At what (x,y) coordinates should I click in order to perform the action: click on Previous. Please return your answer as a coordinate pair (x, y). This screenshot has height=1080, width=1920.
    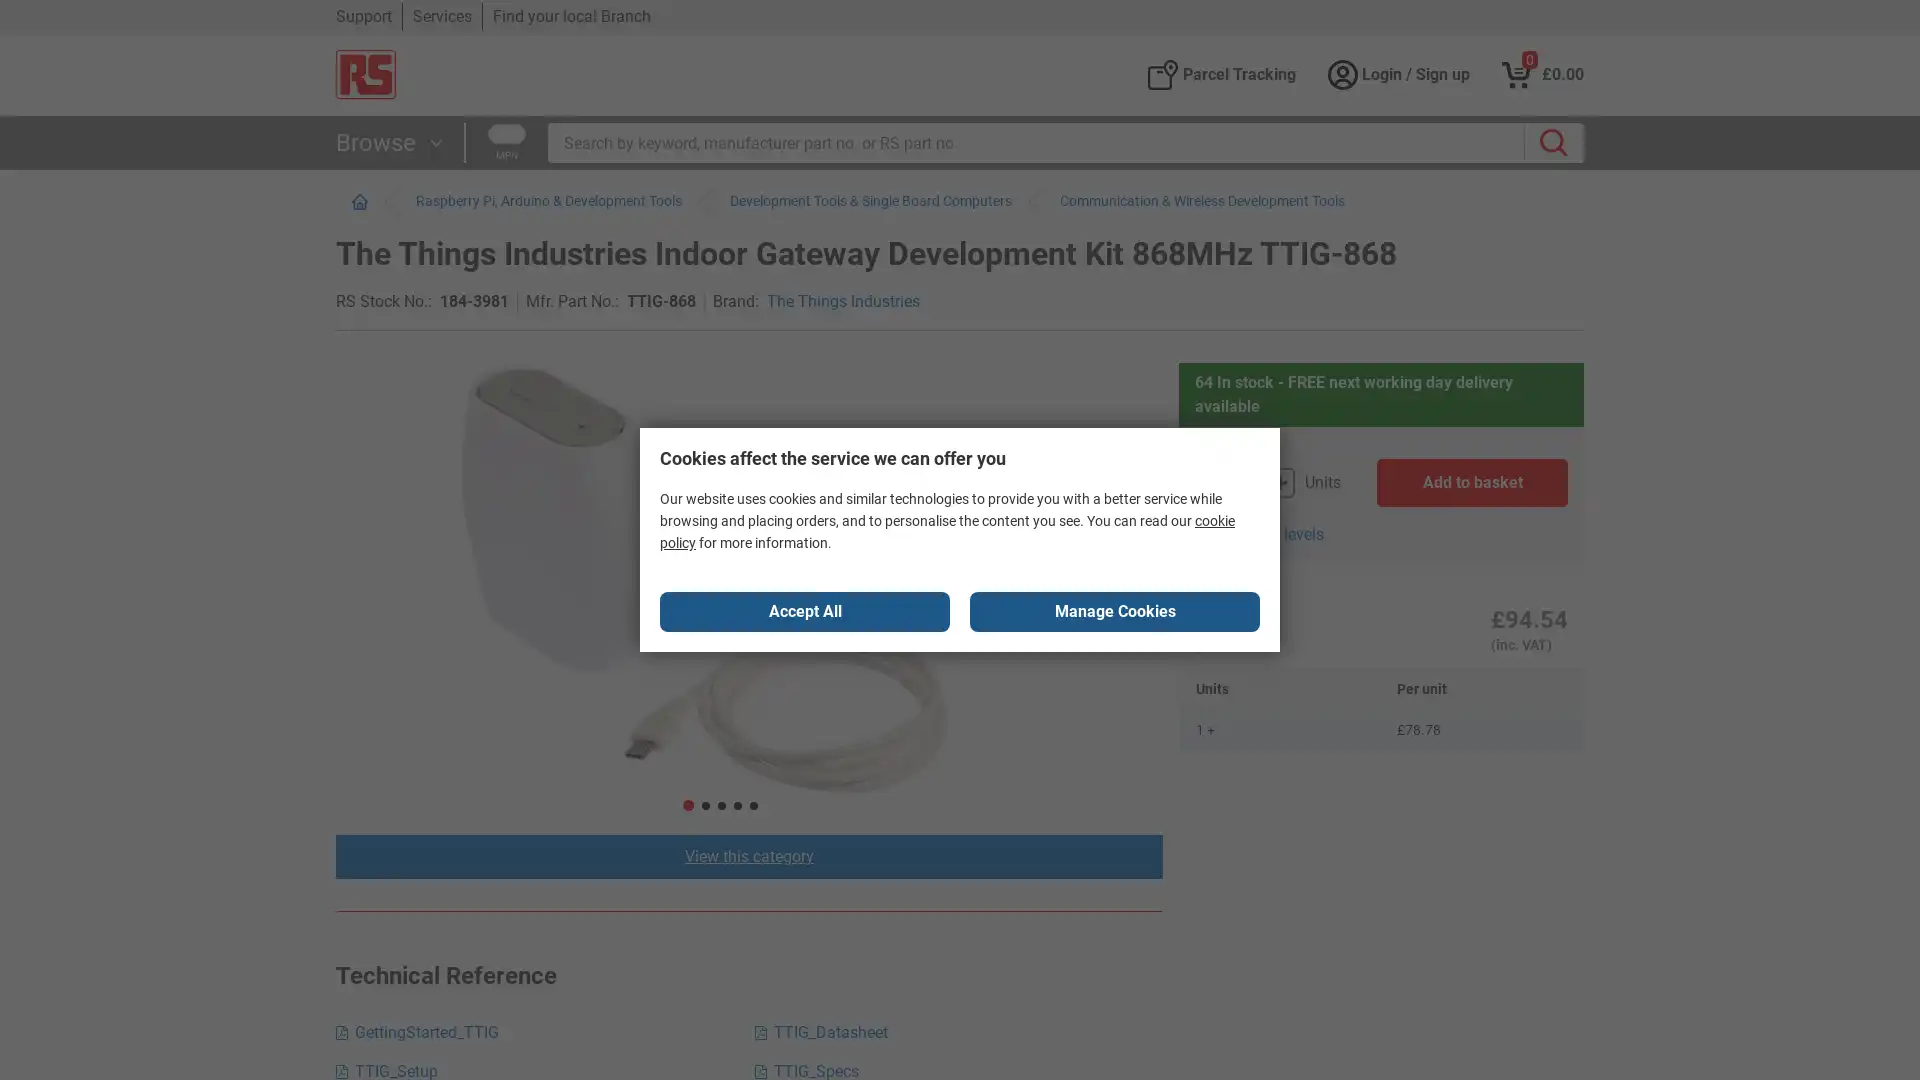
    Looking at the image, I should click on (392, 373).